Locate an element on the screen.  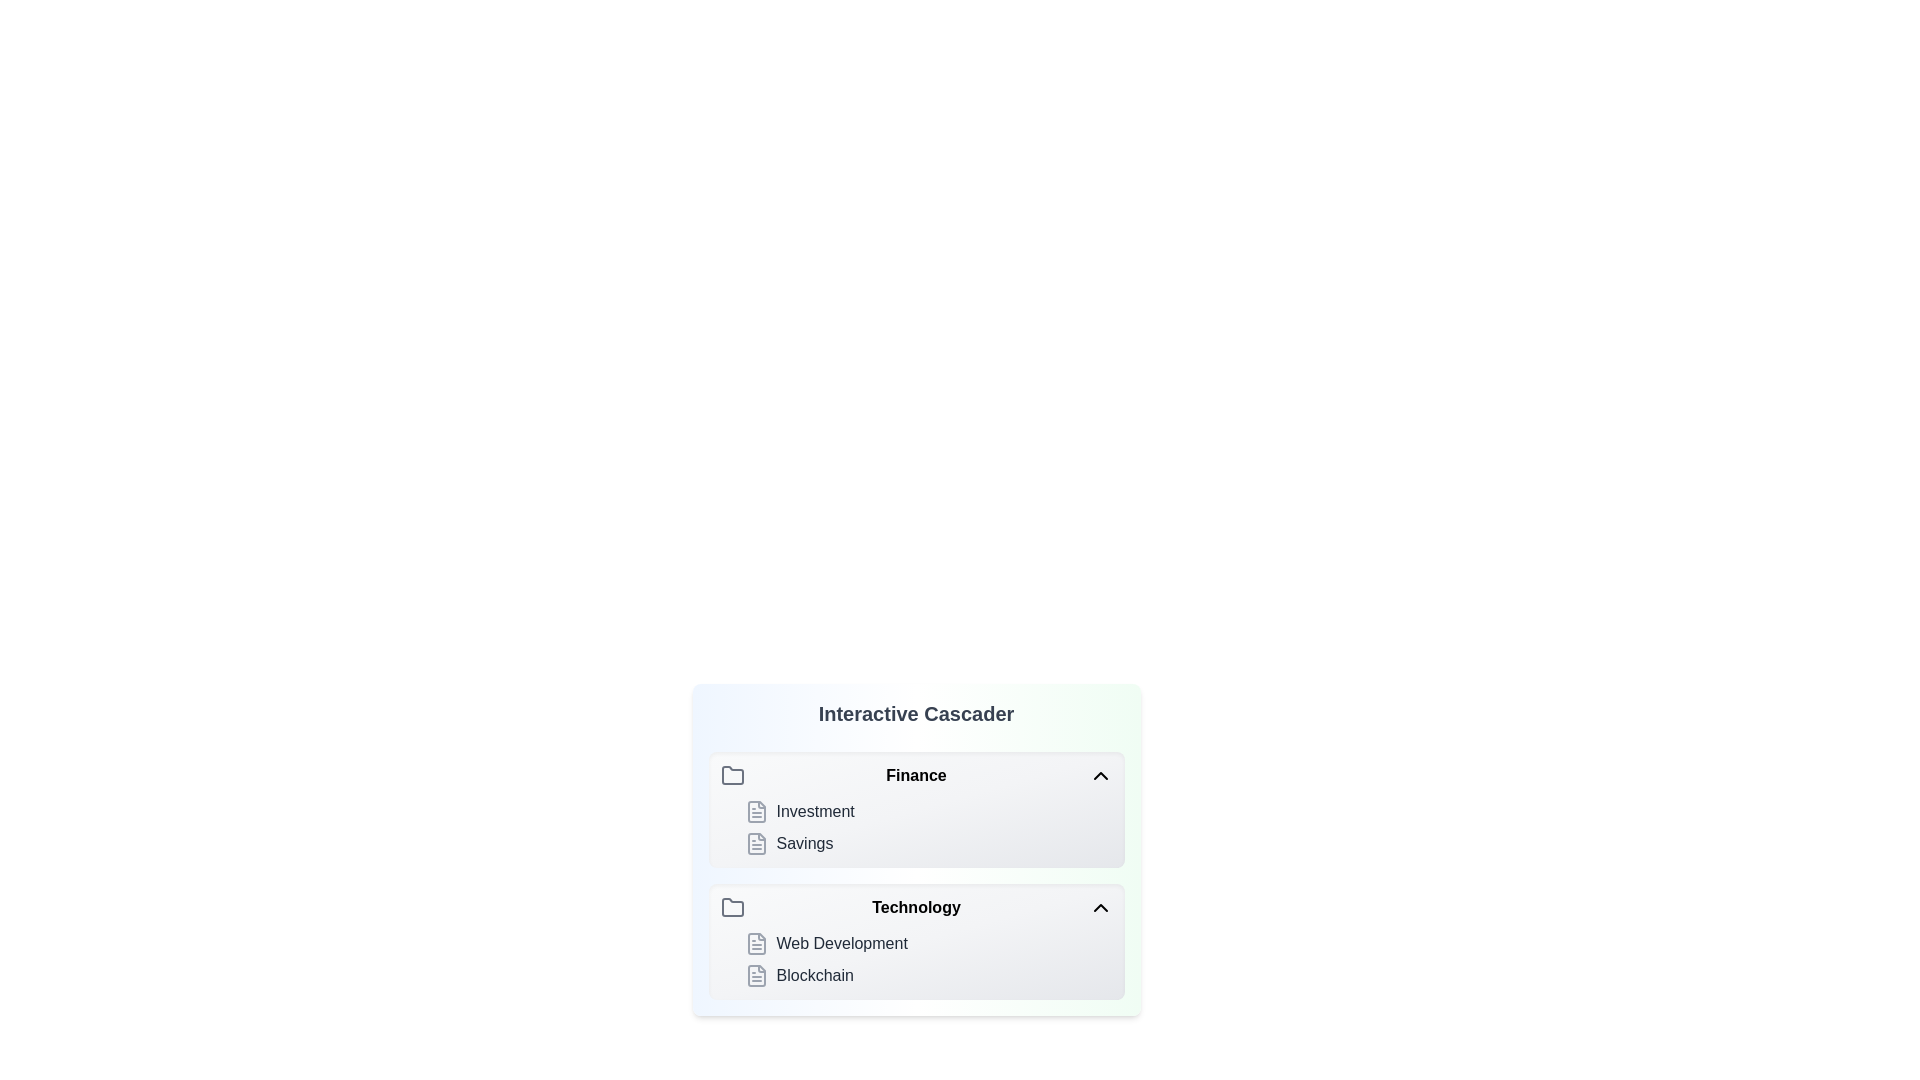
the folder icon located to the left of the 'Technology' label in the bottom section of the list is located at coordinates (731, 907).